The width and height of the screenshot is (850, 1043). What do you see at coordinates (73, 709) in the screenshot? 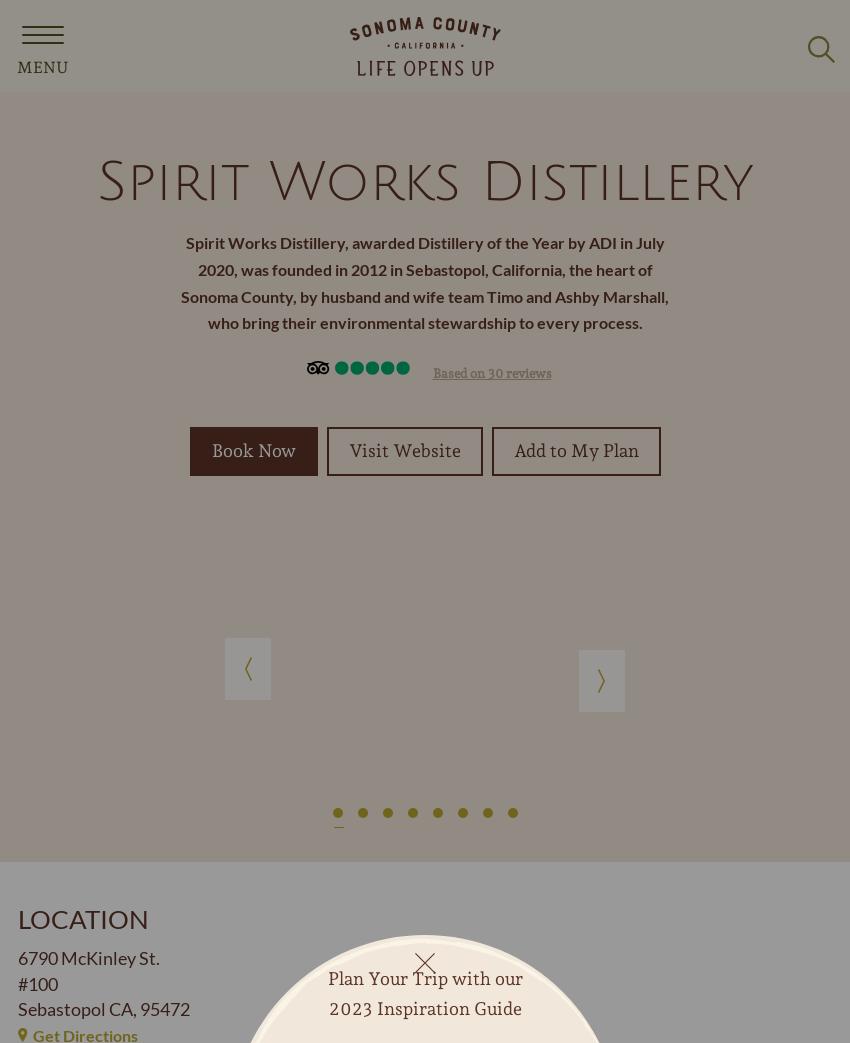
I see `'Wine Country'` at bounding box center [73, 709].